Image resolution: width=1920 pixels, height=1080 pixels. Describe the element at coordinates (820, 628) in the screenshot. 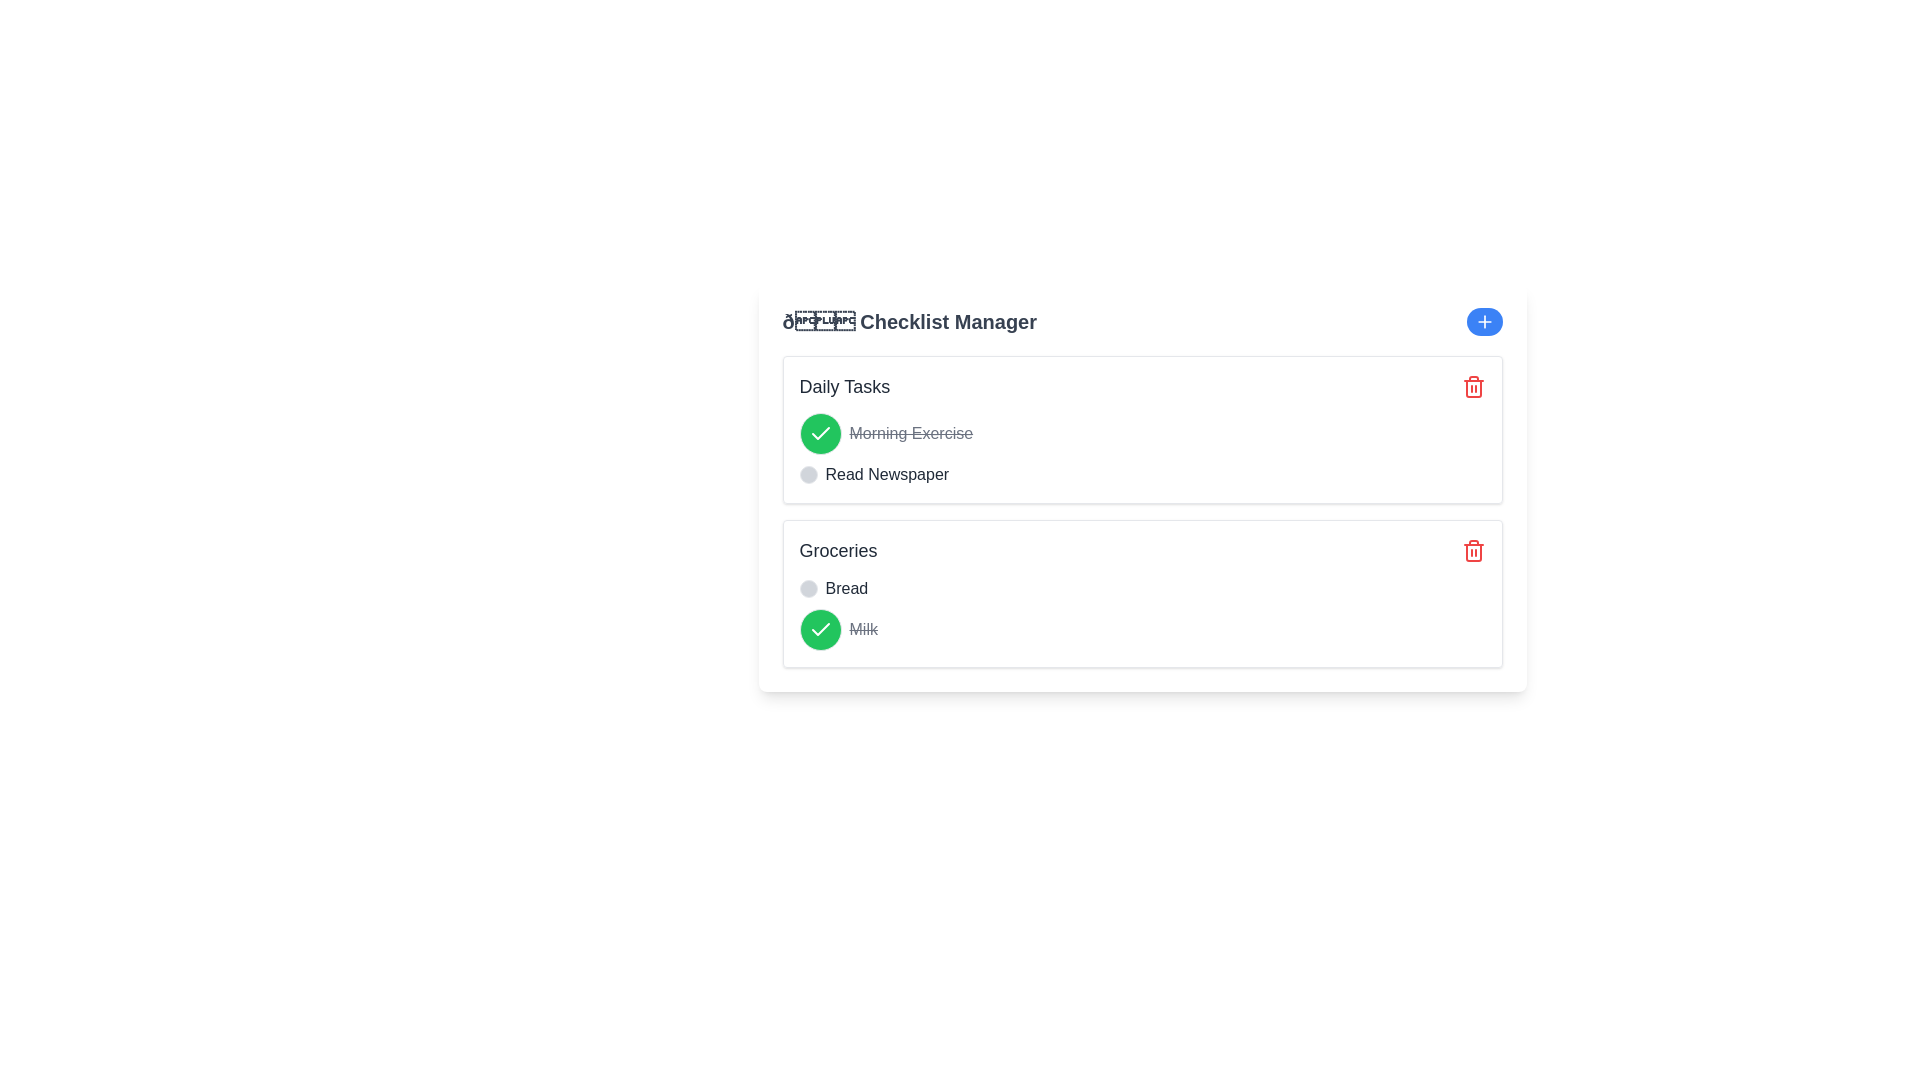

I see `the checkbox button next to the text 'Milk'` at that location.